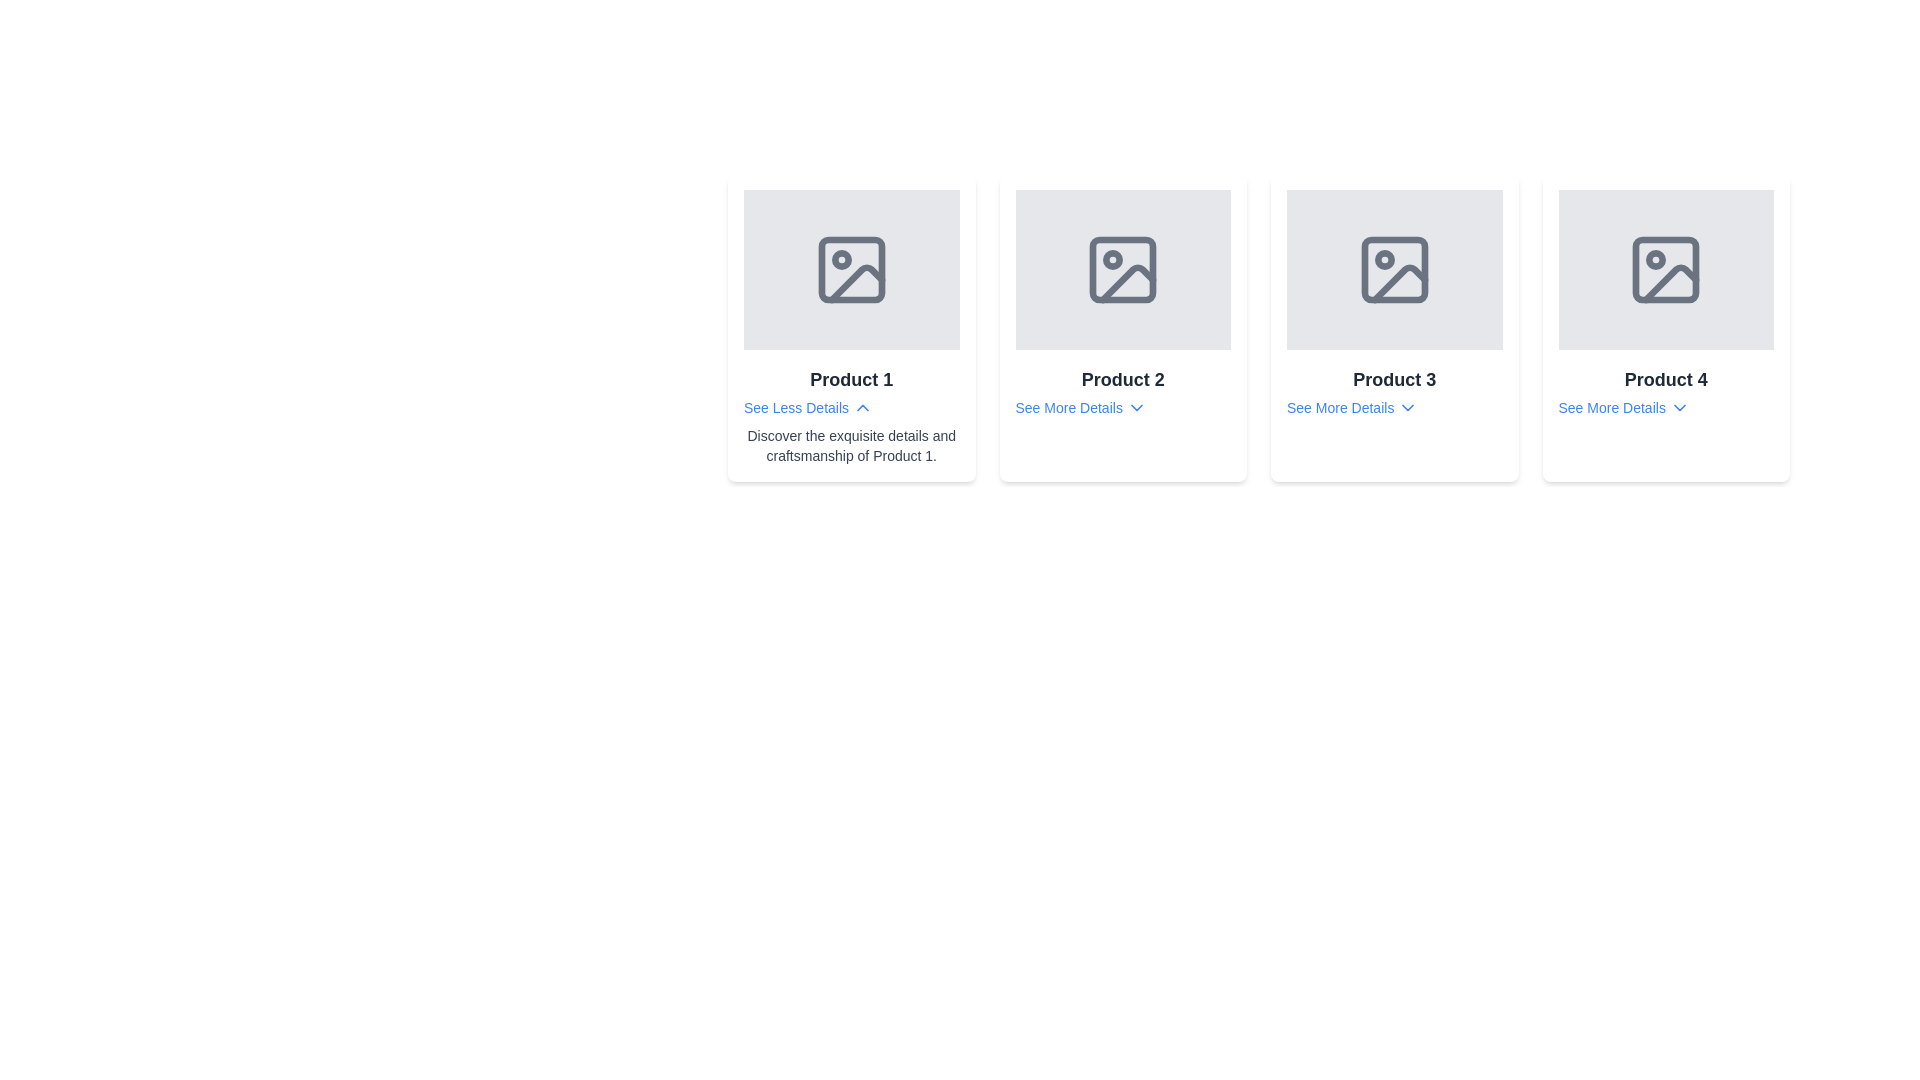 This screenshot has height=1080, width=1920. What do you see at coordinates (851, 270) in the screenshot?
I see `the product image placeholder icon located at the center of the first product card in the horizontal grid` at bounding box center [851, 270].